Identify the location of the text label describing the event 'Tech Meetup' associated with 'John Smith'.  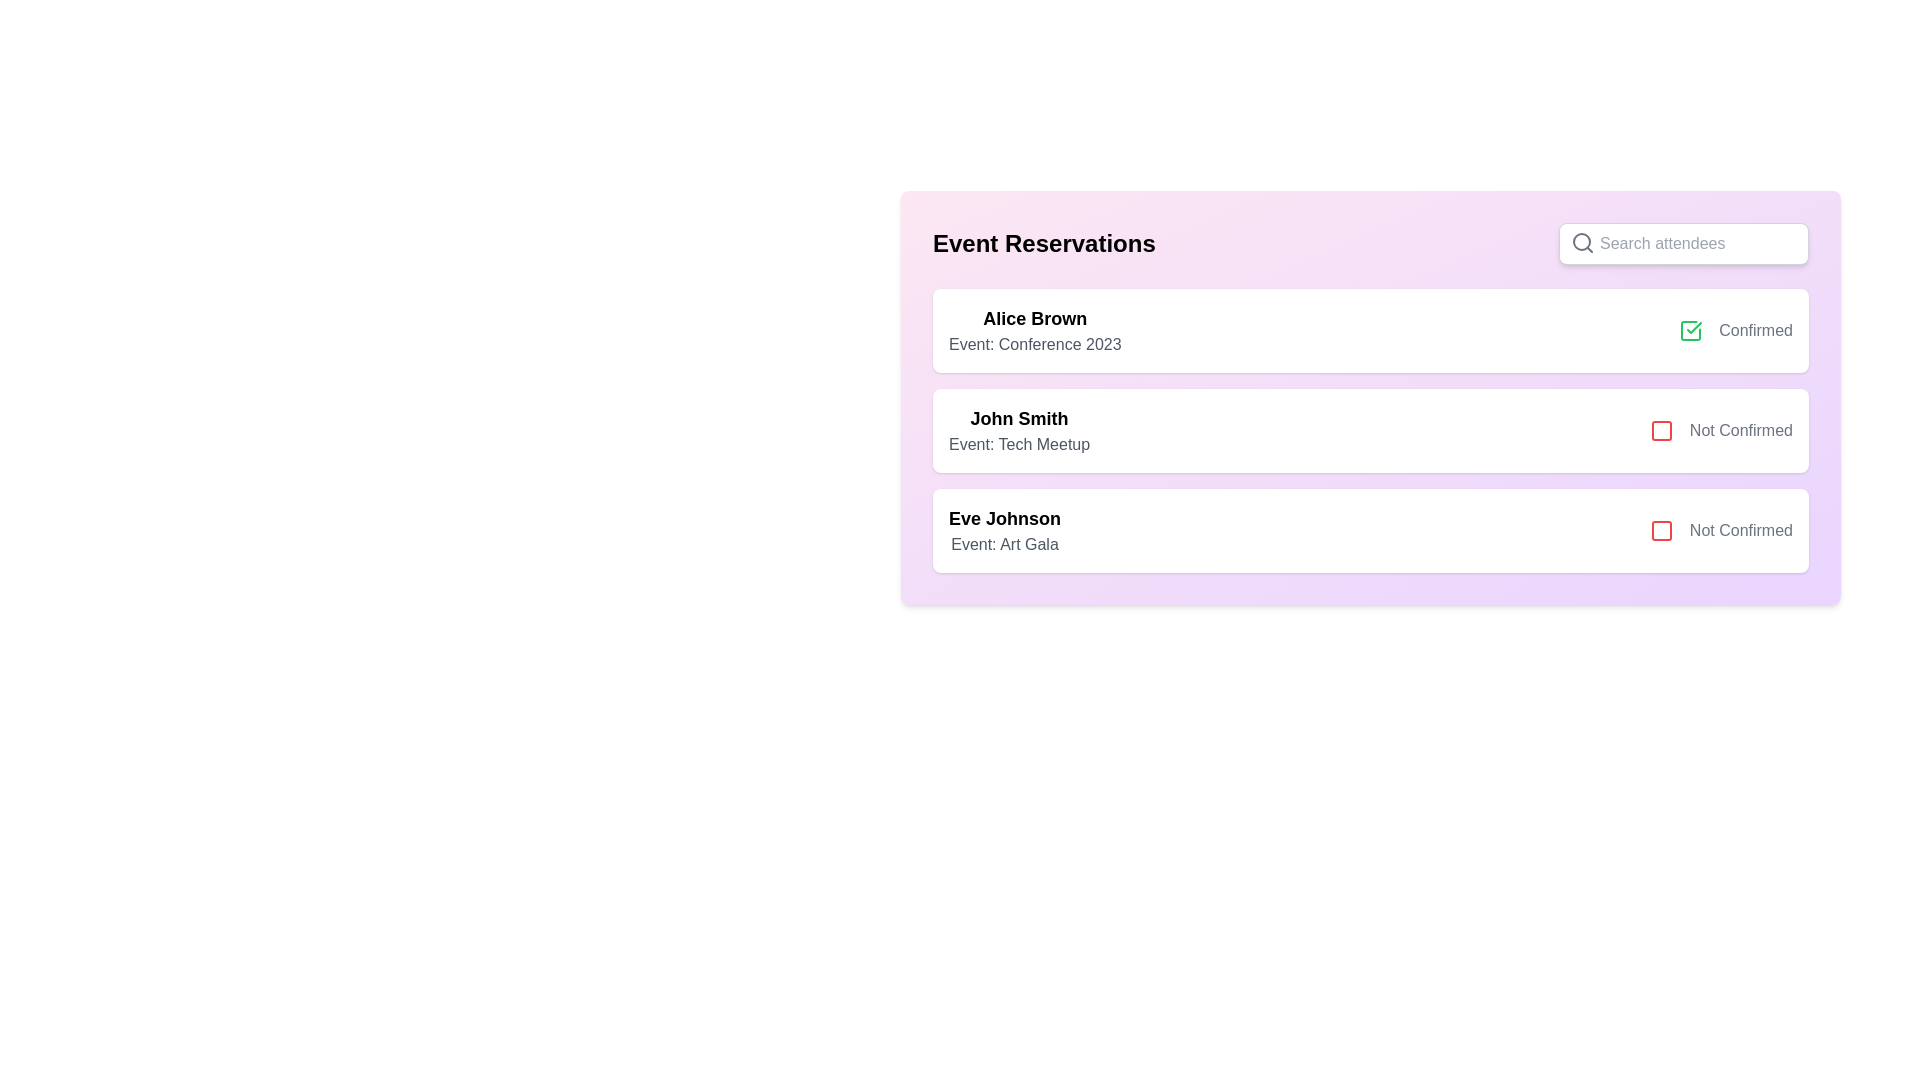
(1019, 443).